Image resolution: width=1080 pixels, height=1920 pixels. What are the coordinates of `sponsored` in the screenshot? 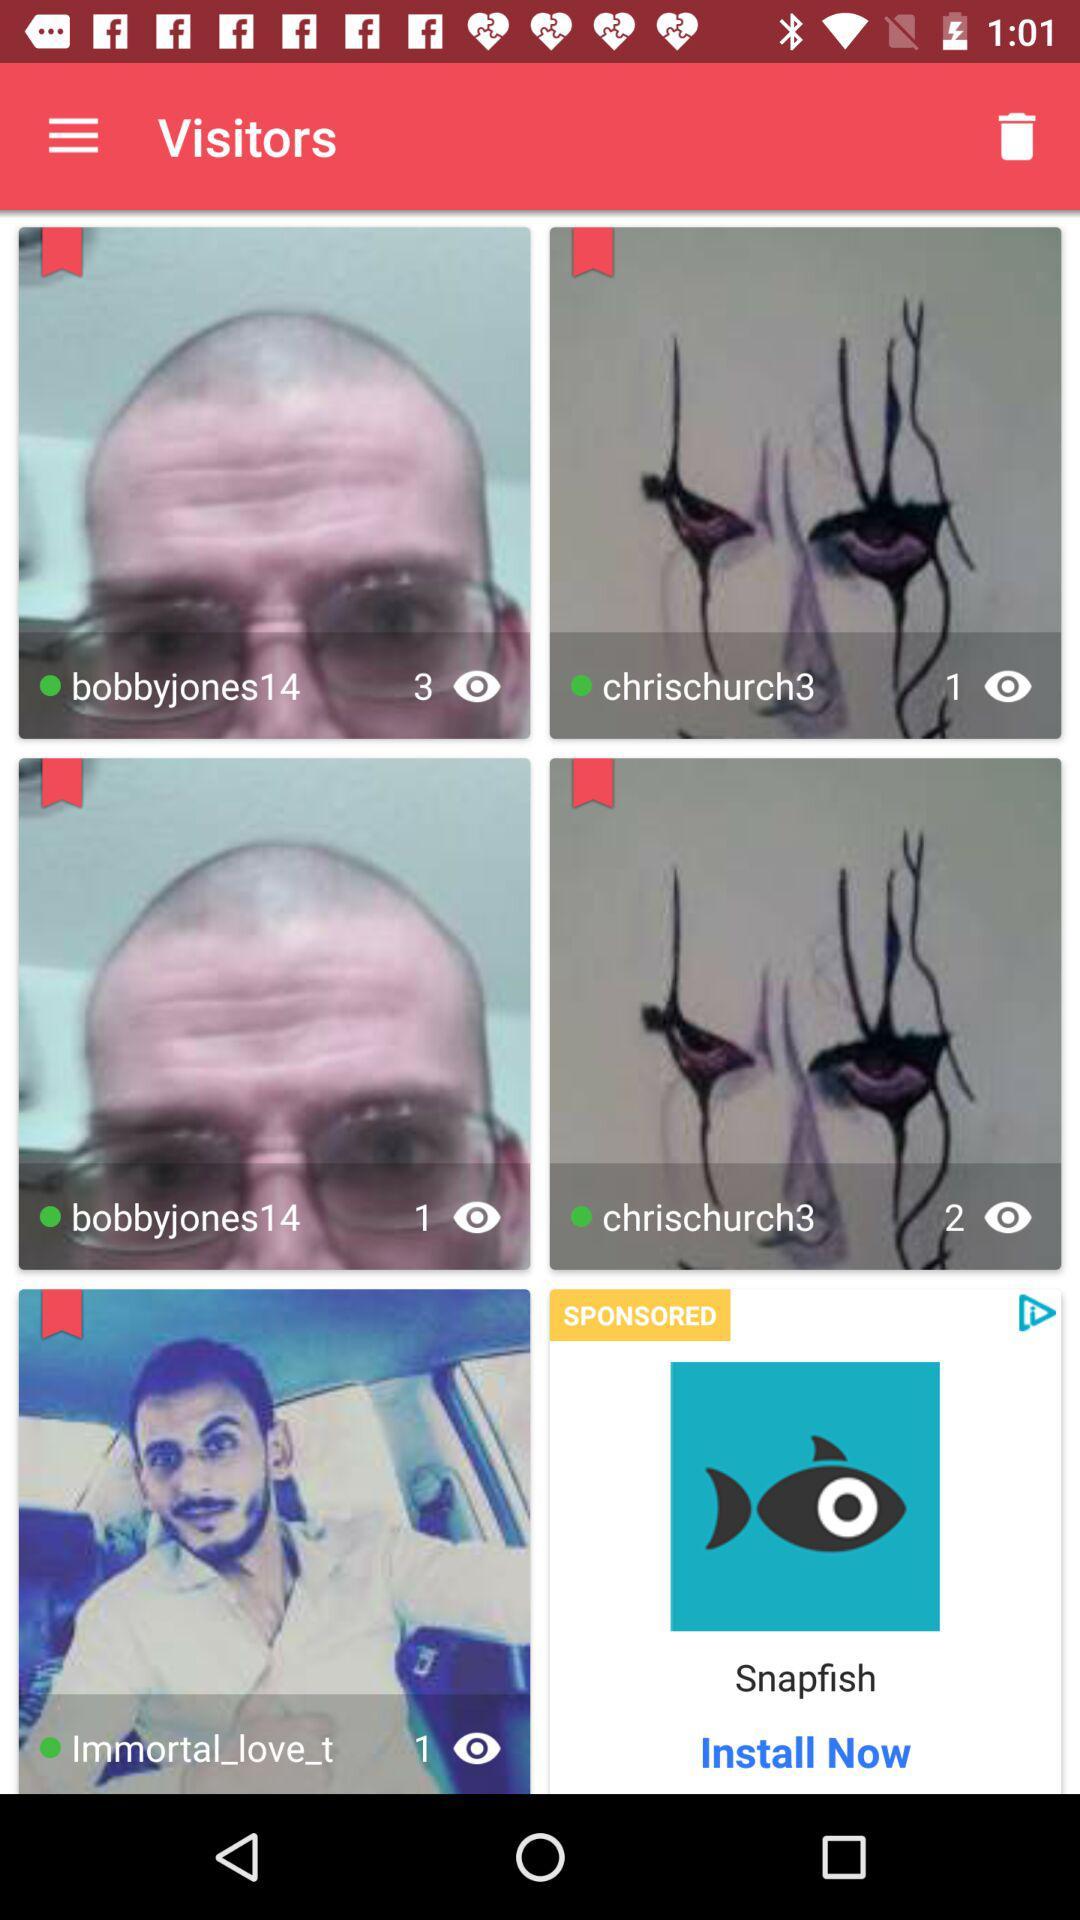 It's located at (640, 1315).